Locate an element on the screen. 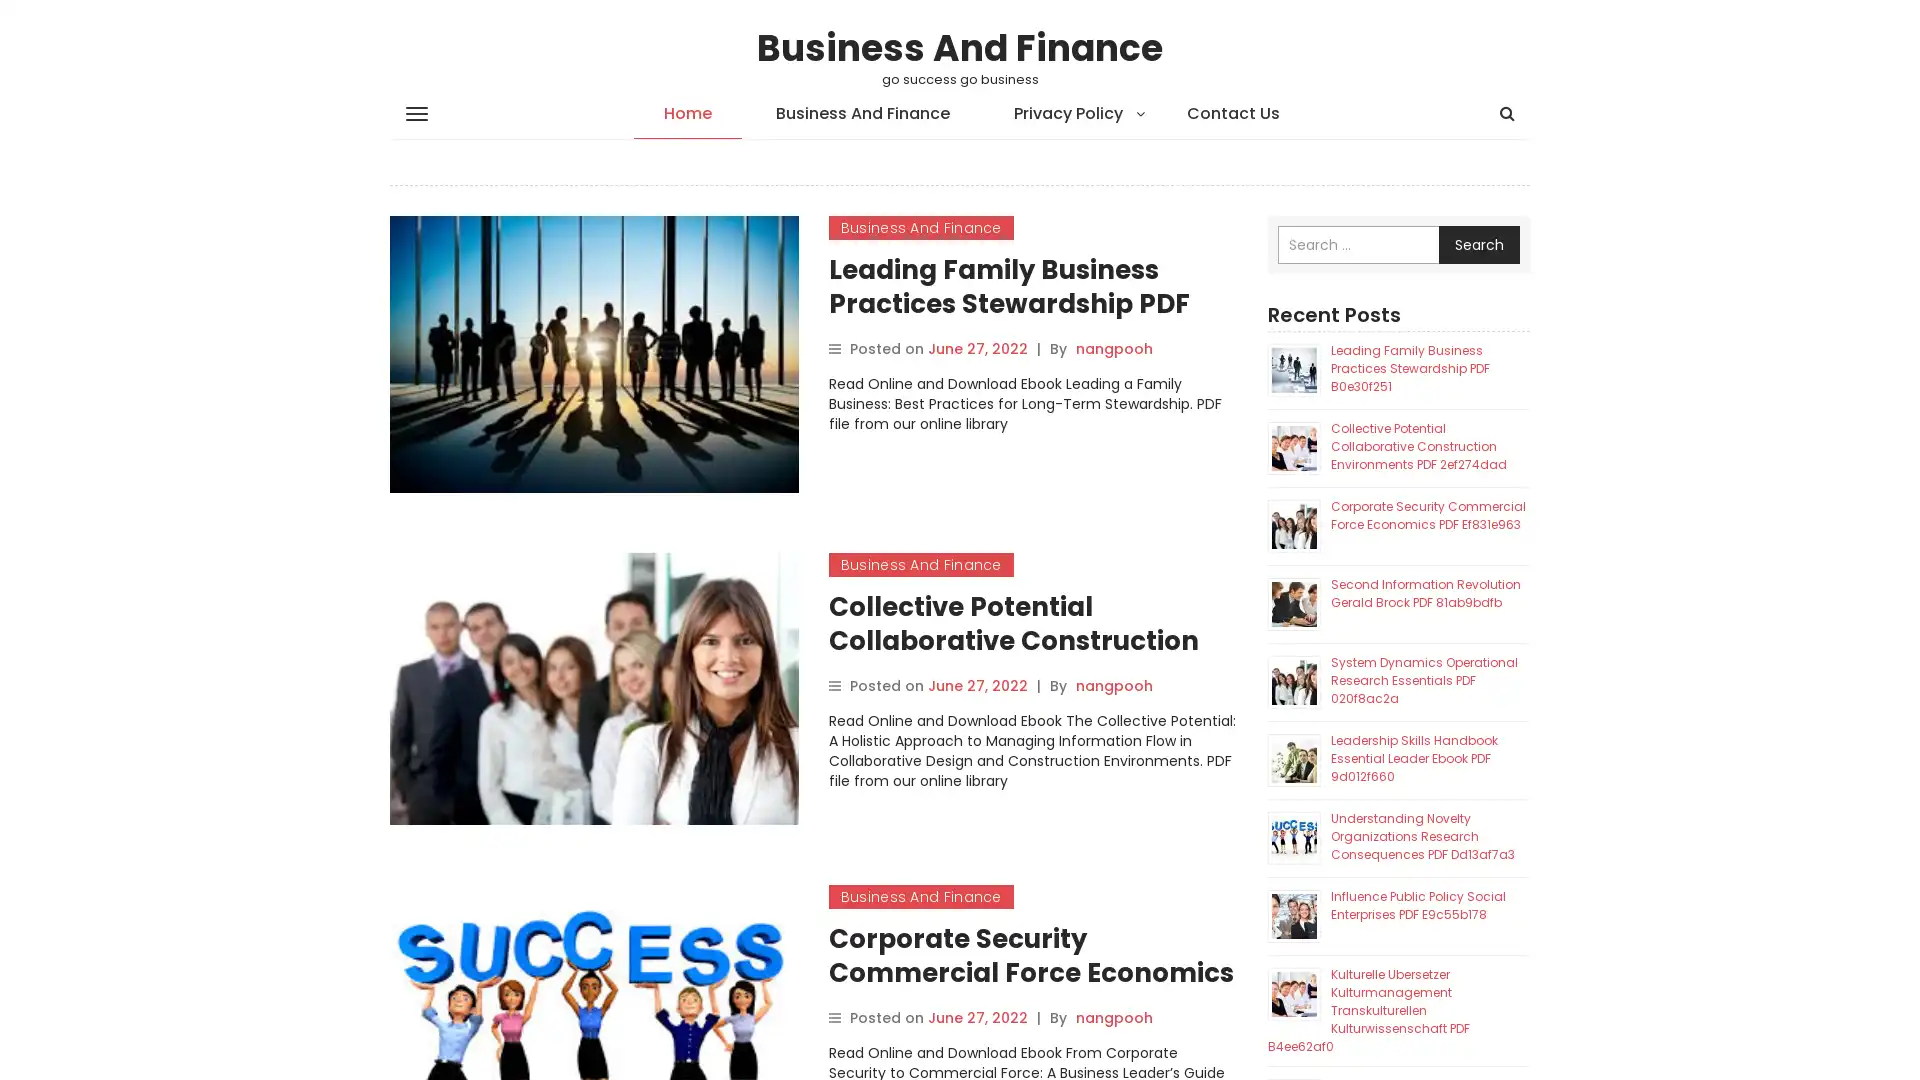 The width and height of the screenshot is (1920, 1080). Search is located at coordinates (1479, 244).